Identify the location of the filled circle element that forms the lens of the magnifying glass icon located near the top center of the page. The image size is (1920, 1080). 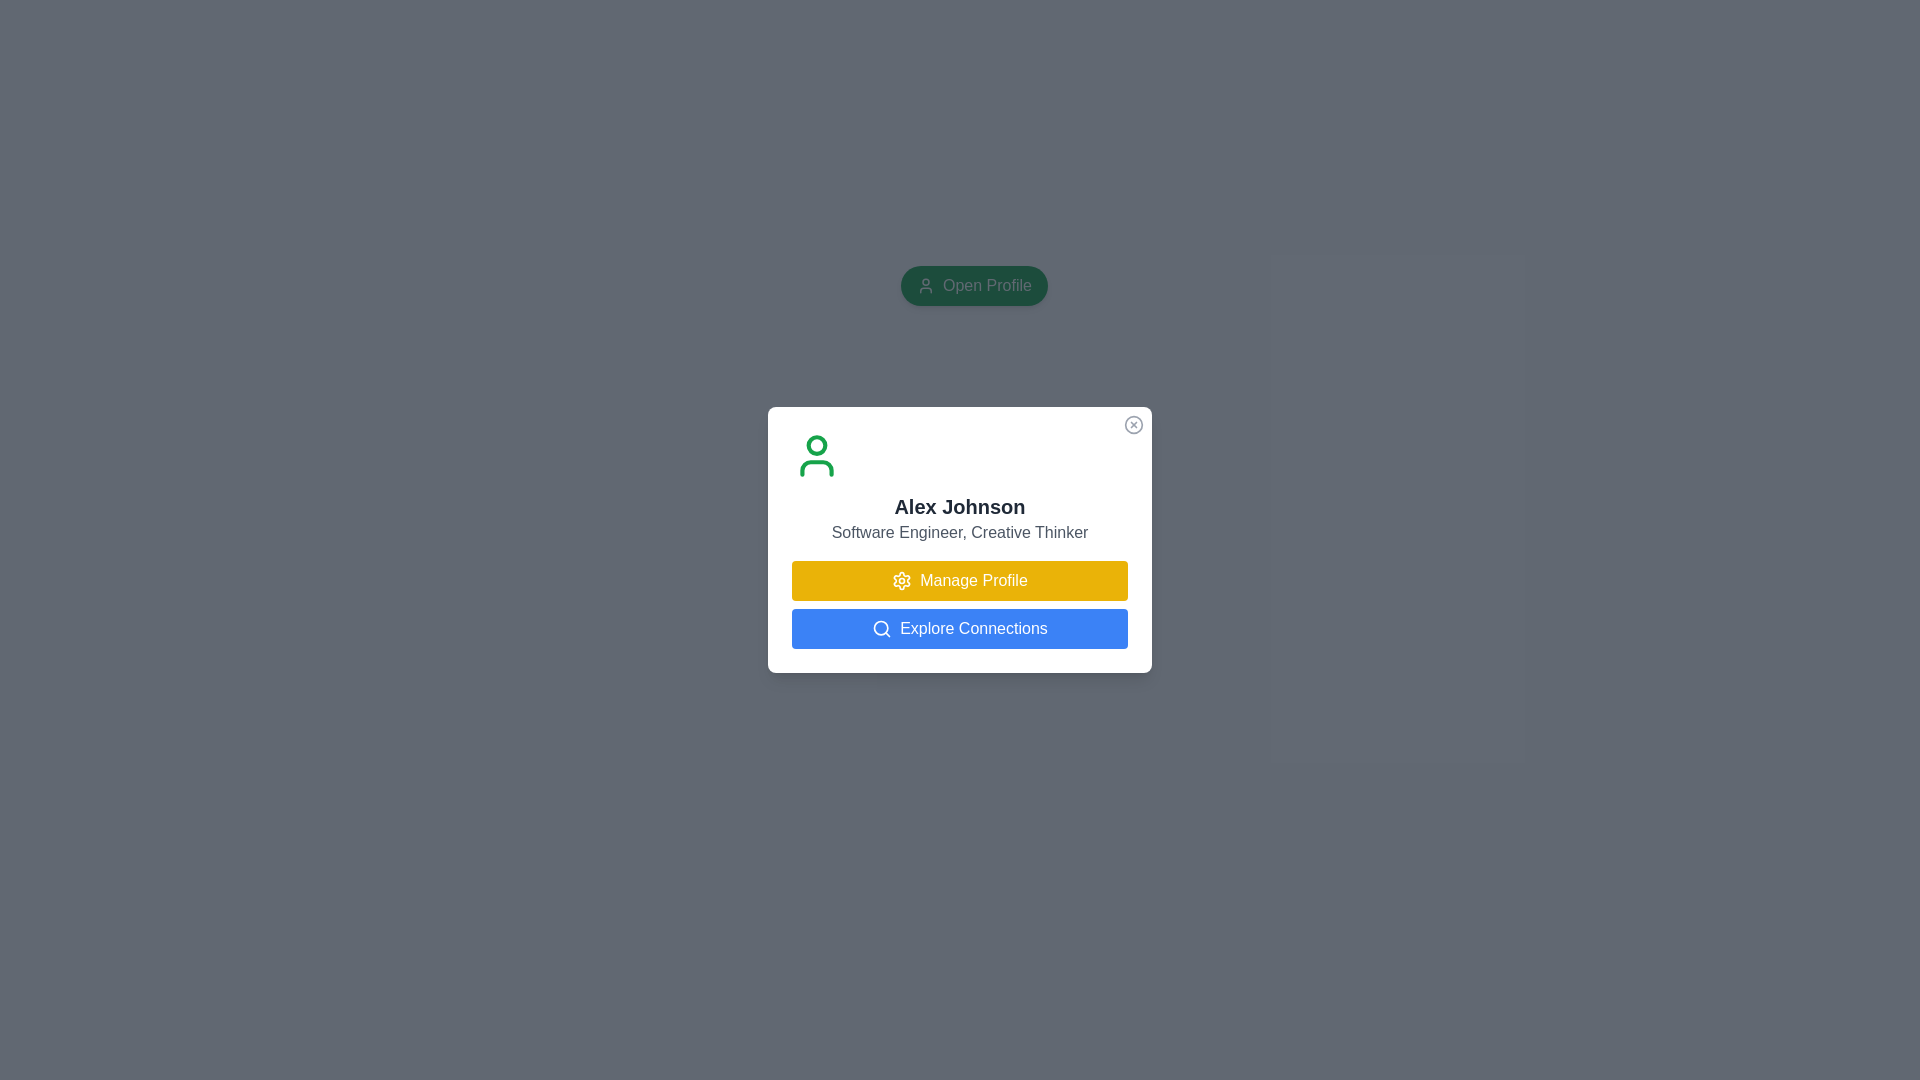
(880, 627).